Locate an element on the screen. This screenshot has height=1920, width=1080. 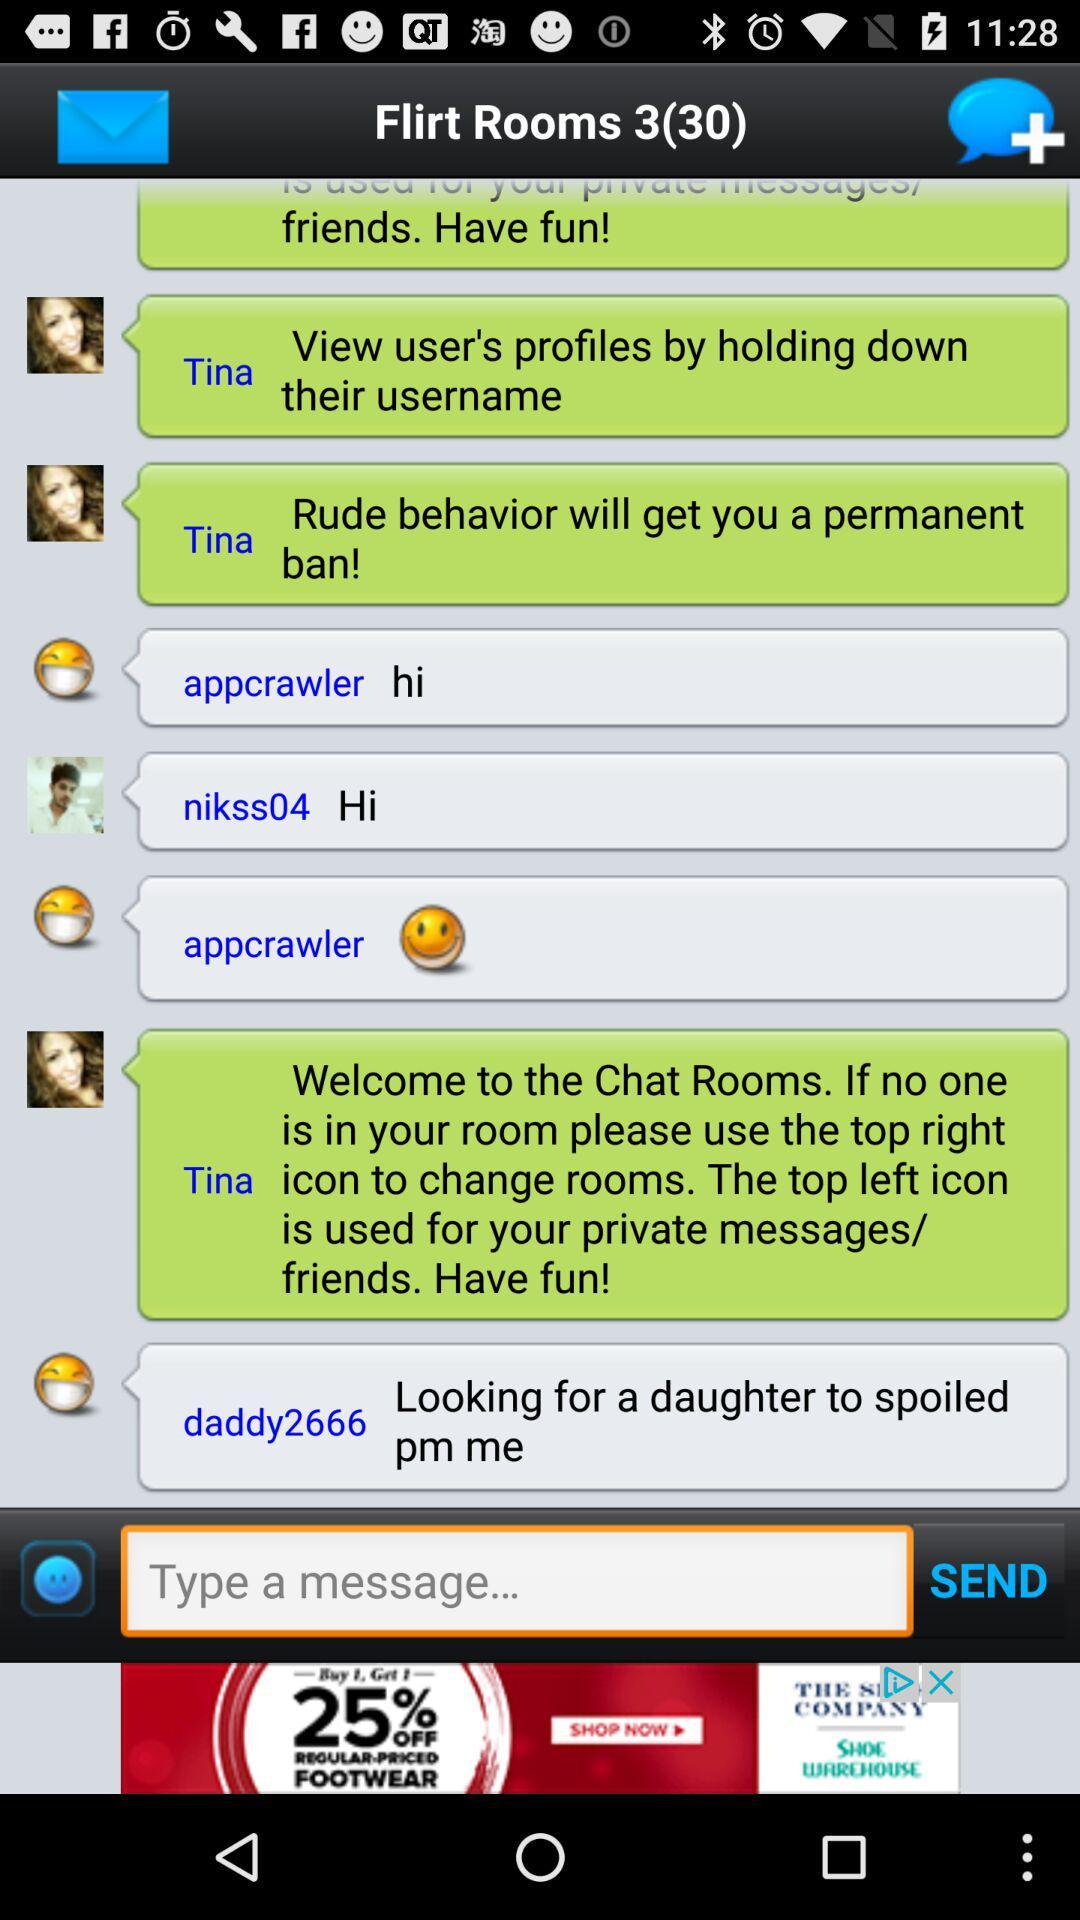
home is located at coordinates (114, 119).